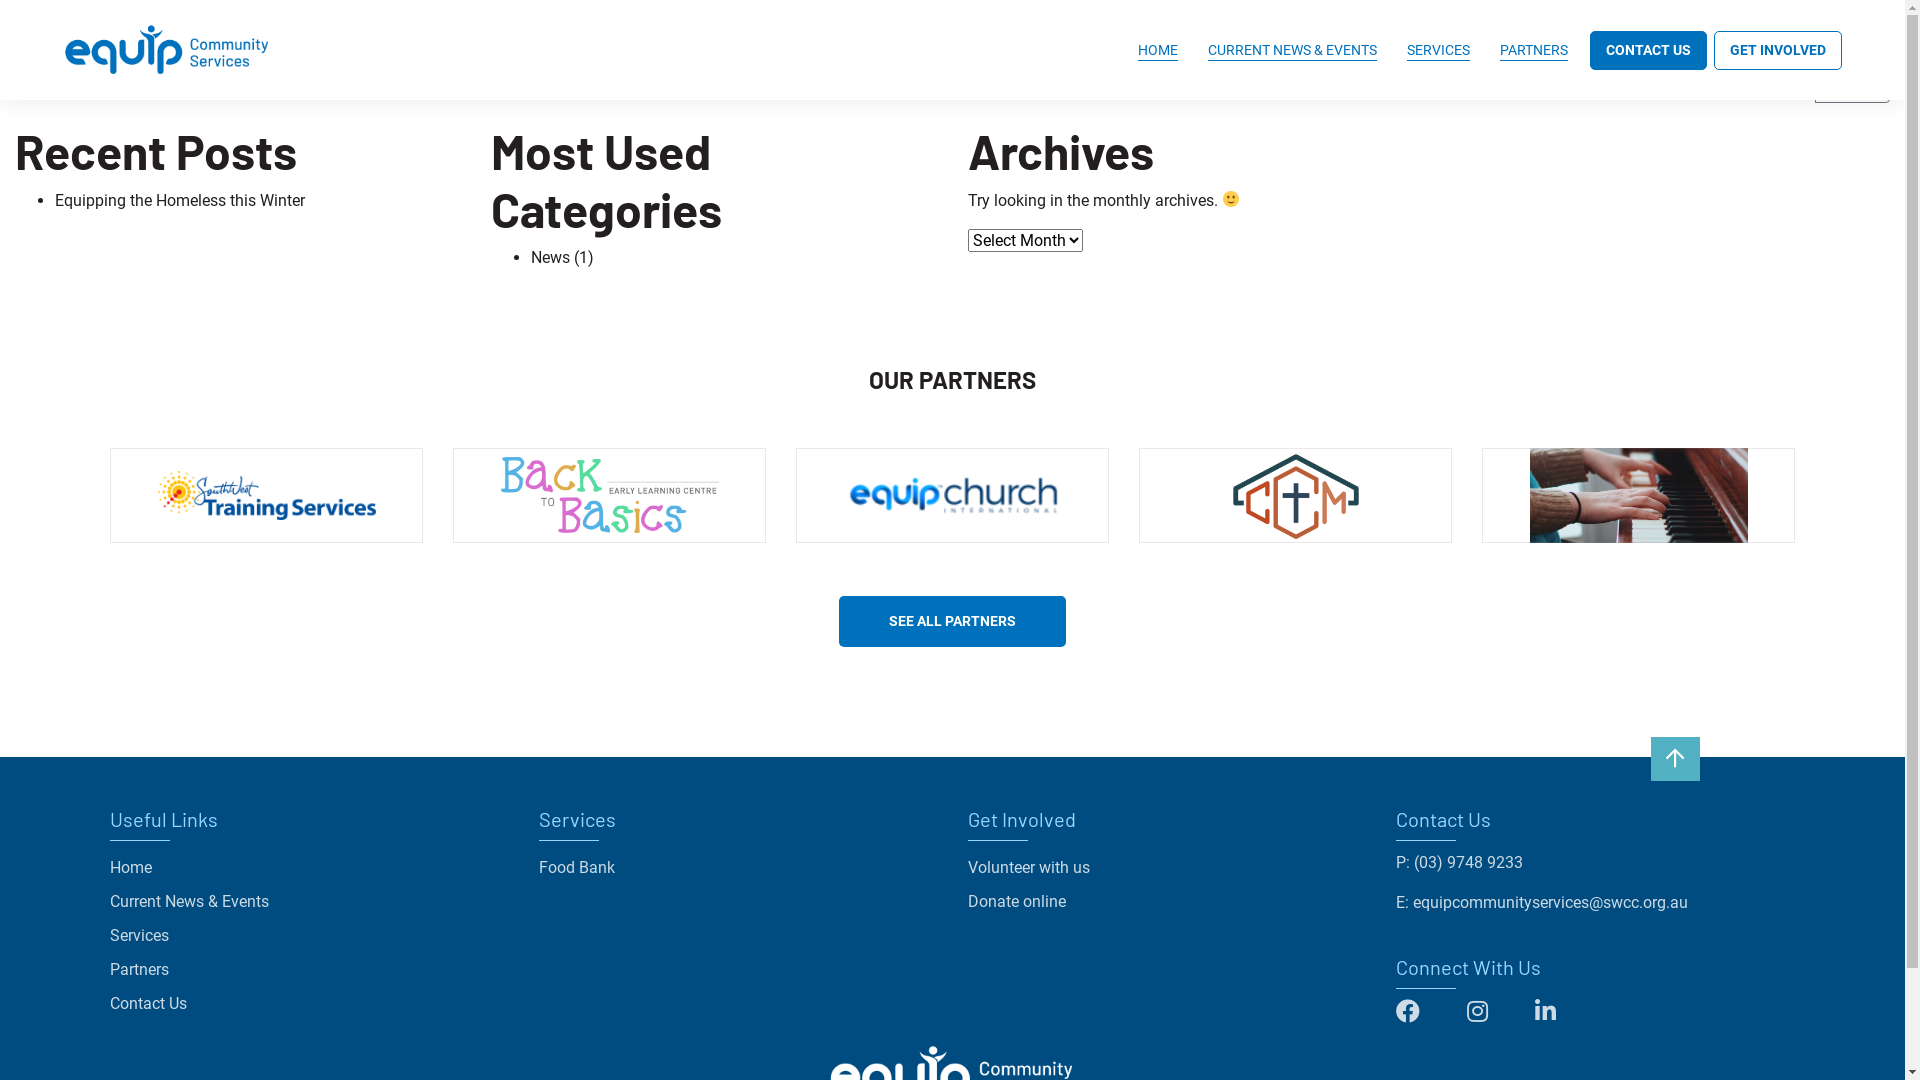 This screenshot has height=1080, width=1920. Describe the element at coordinates (138, 968) in the screenshot. I see `'Partners'` at that location.